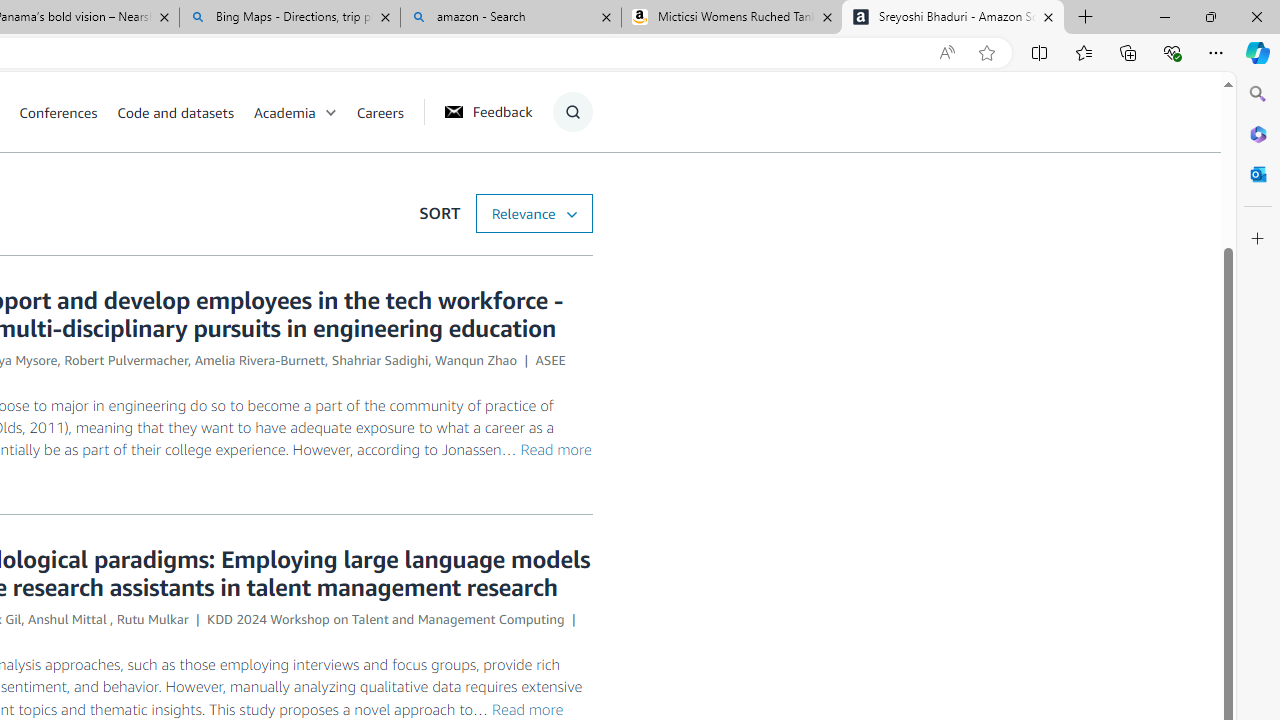 This screenshot has height=720, width=1280. Describe the element at coordinates (571, 111) in the screenshot. I see `'Class: icon-magnify'` at that location.